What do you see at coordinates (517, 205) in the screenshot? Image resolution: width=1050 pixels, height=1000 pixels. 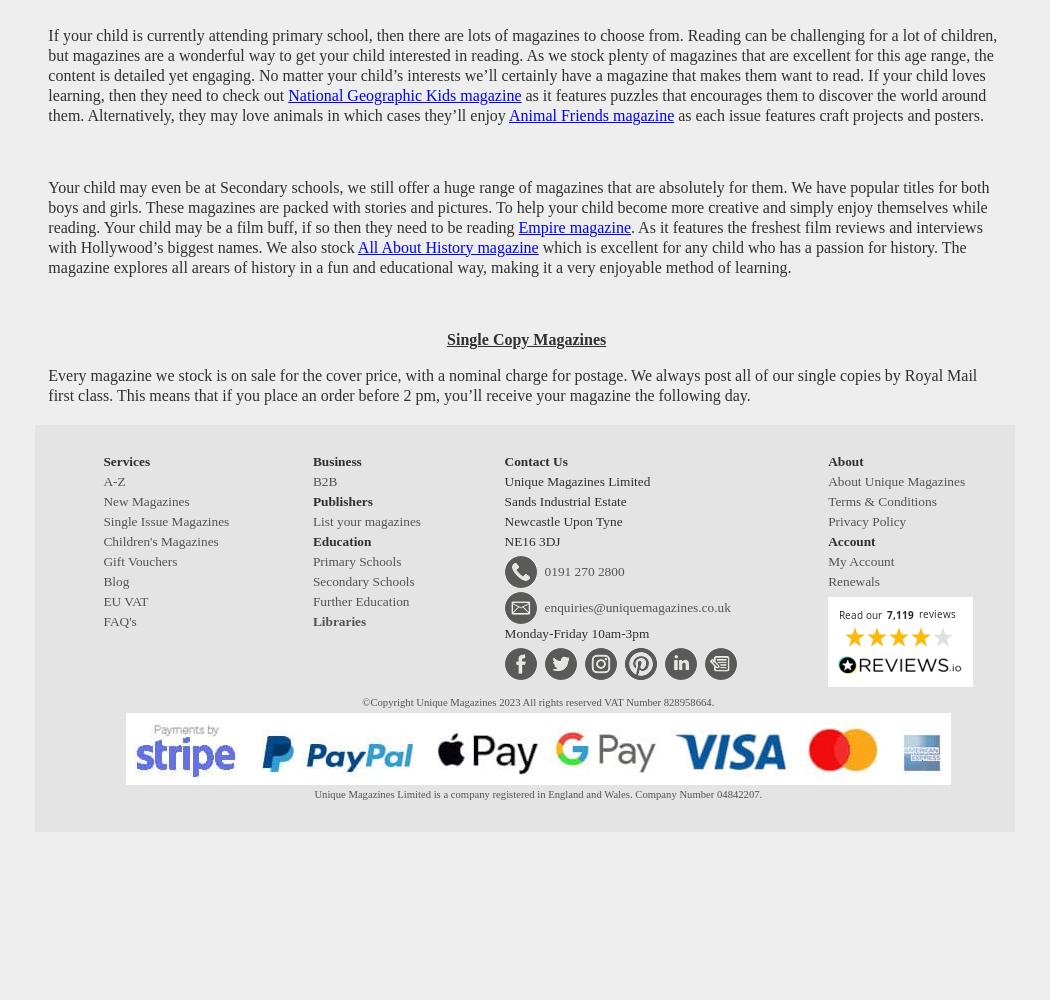 I see `'Your child may even be at Secondary schools, we still offer a huge range of magazines that are absolutely for them. We have popular titles for both boys and girls. These magazines are packed with stories and pictures. To help your child become more creative and simply enjoy themselves while reading. Your child may be a film buff, if so then they need to be reading'` at bounding box center [517, 205].